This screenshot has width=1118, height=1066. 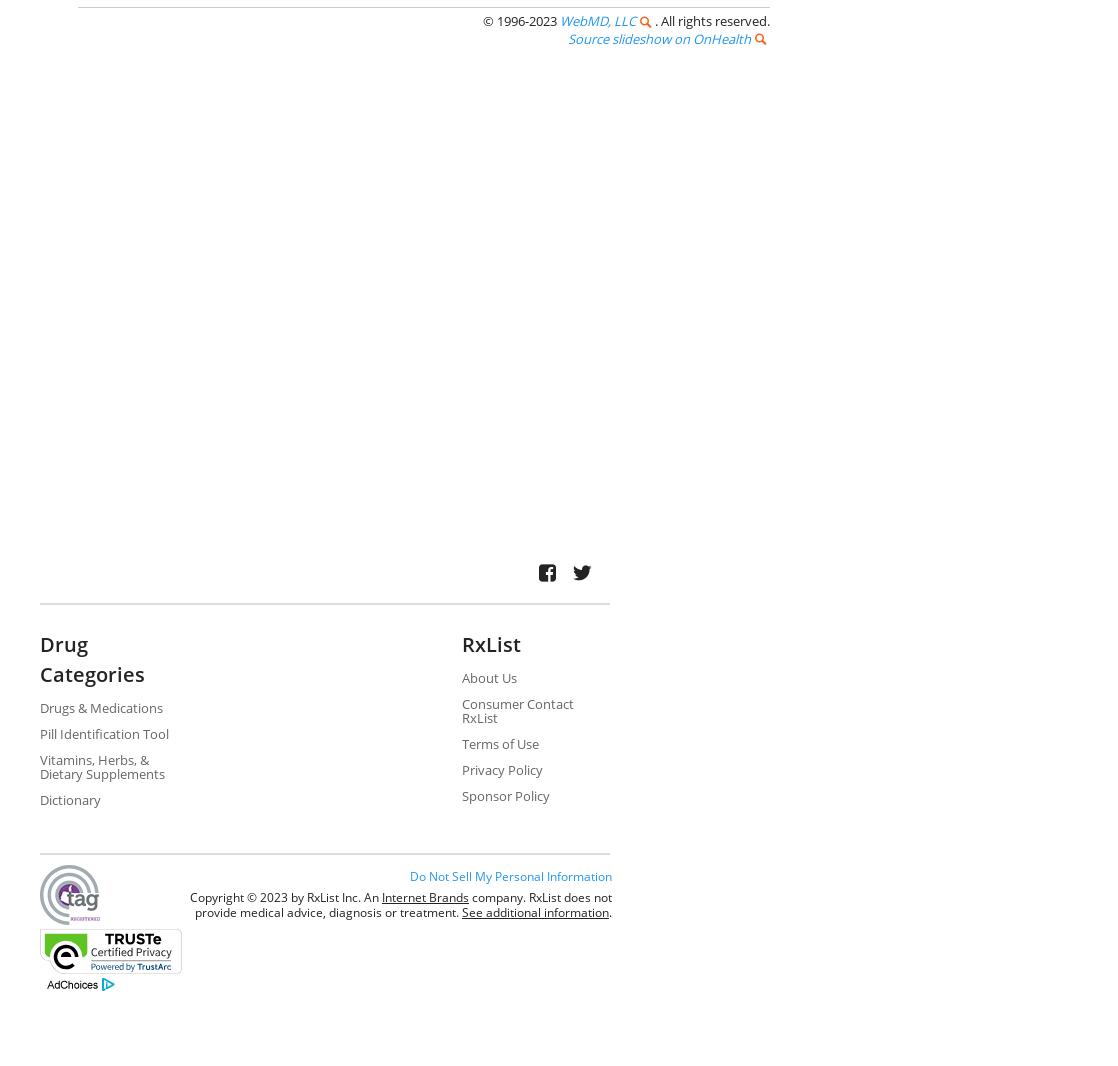 I want to click on 'Sponsor Policy', so click(x=504, y=794).